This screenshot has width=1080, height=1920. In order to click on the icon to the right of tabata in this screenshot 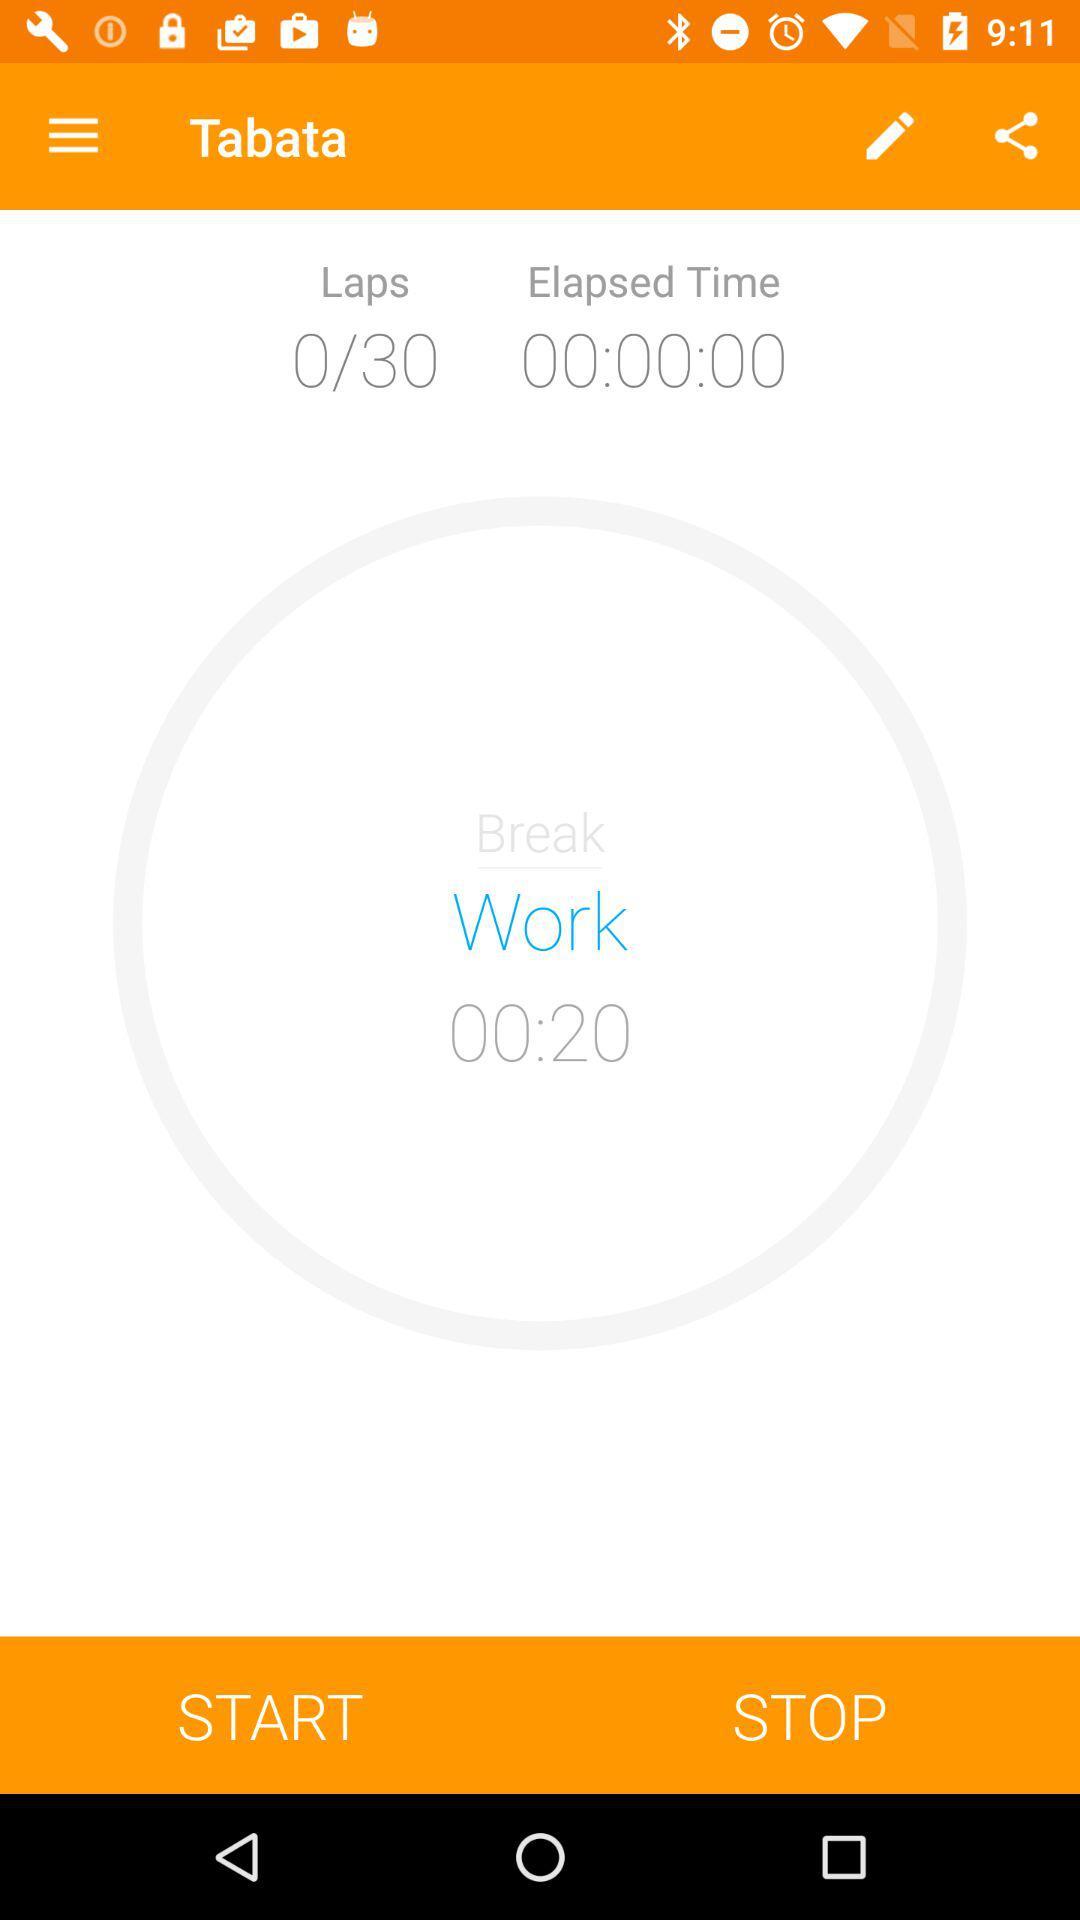, I will do `click(890, 135)`.